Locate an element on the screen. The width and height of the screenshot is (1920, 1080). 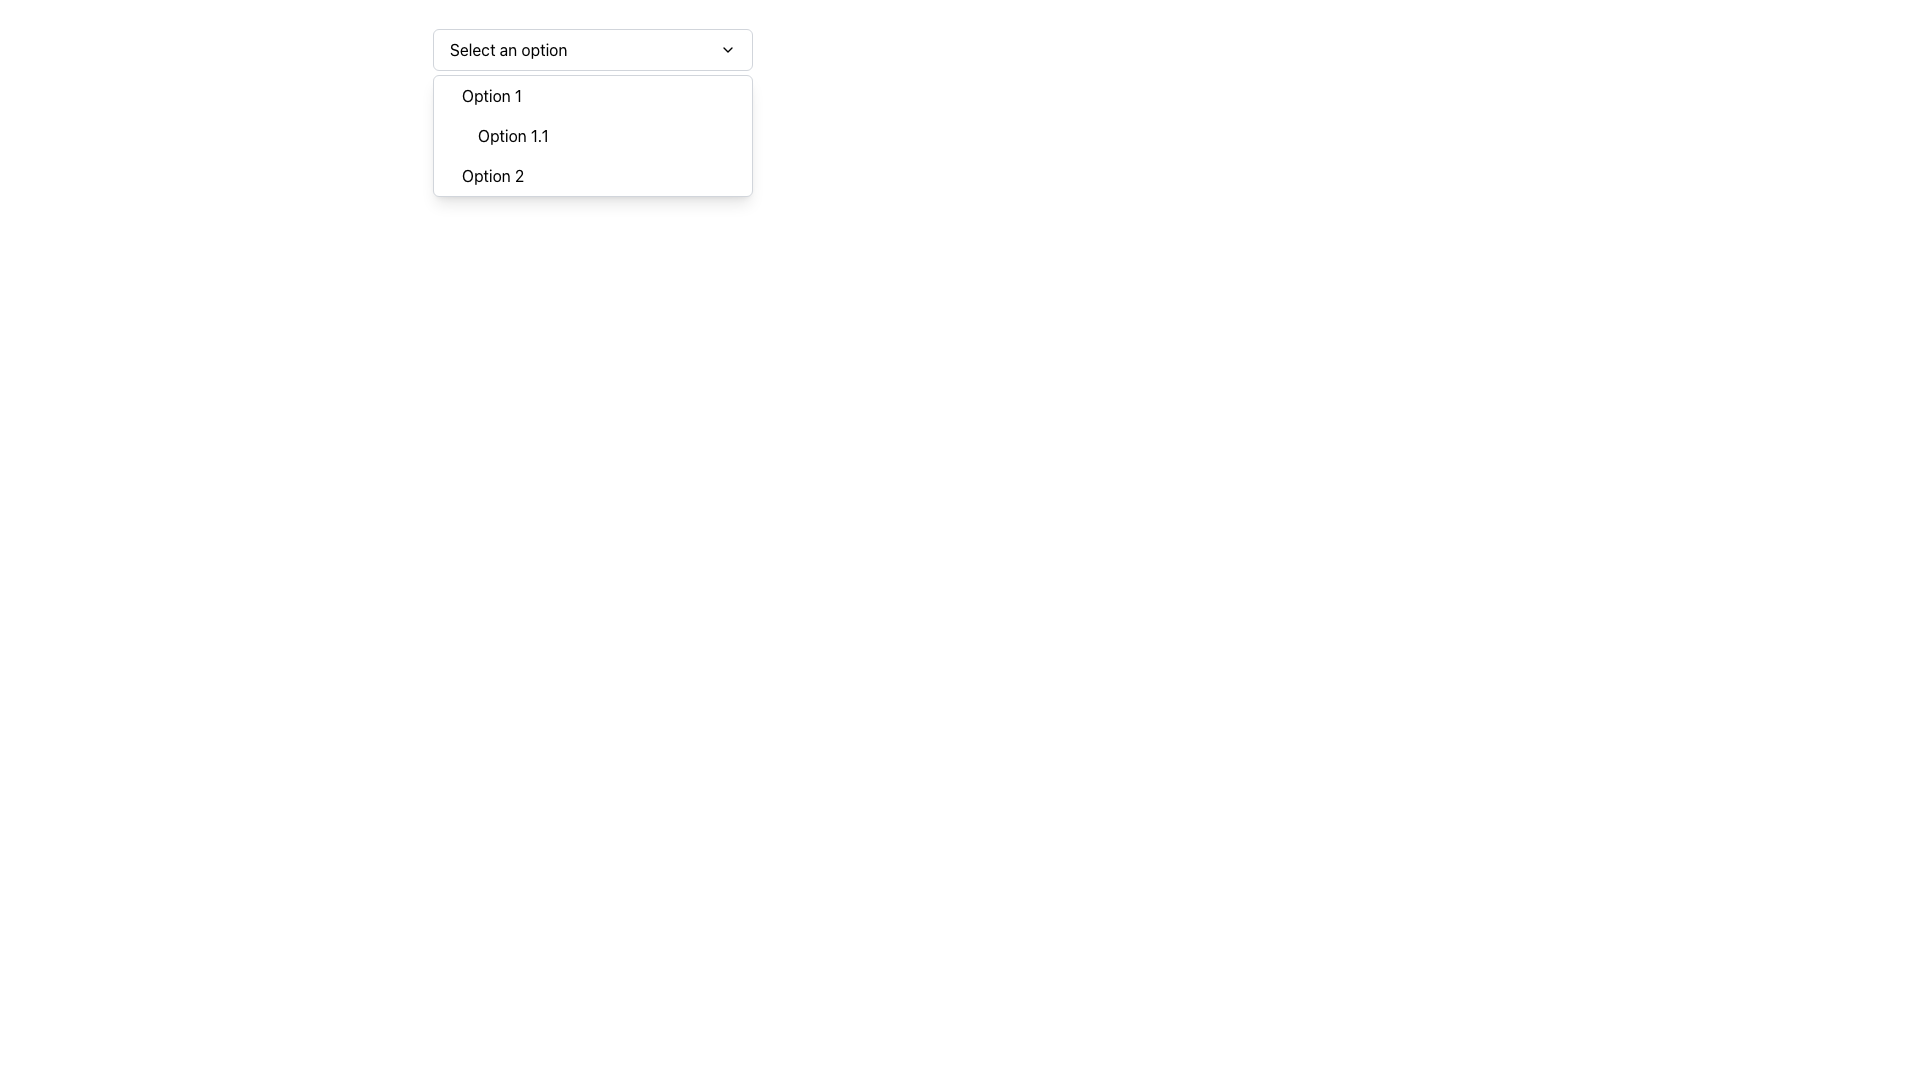
the main option labeled 'Option 1' is located at coordinates (599, 115).